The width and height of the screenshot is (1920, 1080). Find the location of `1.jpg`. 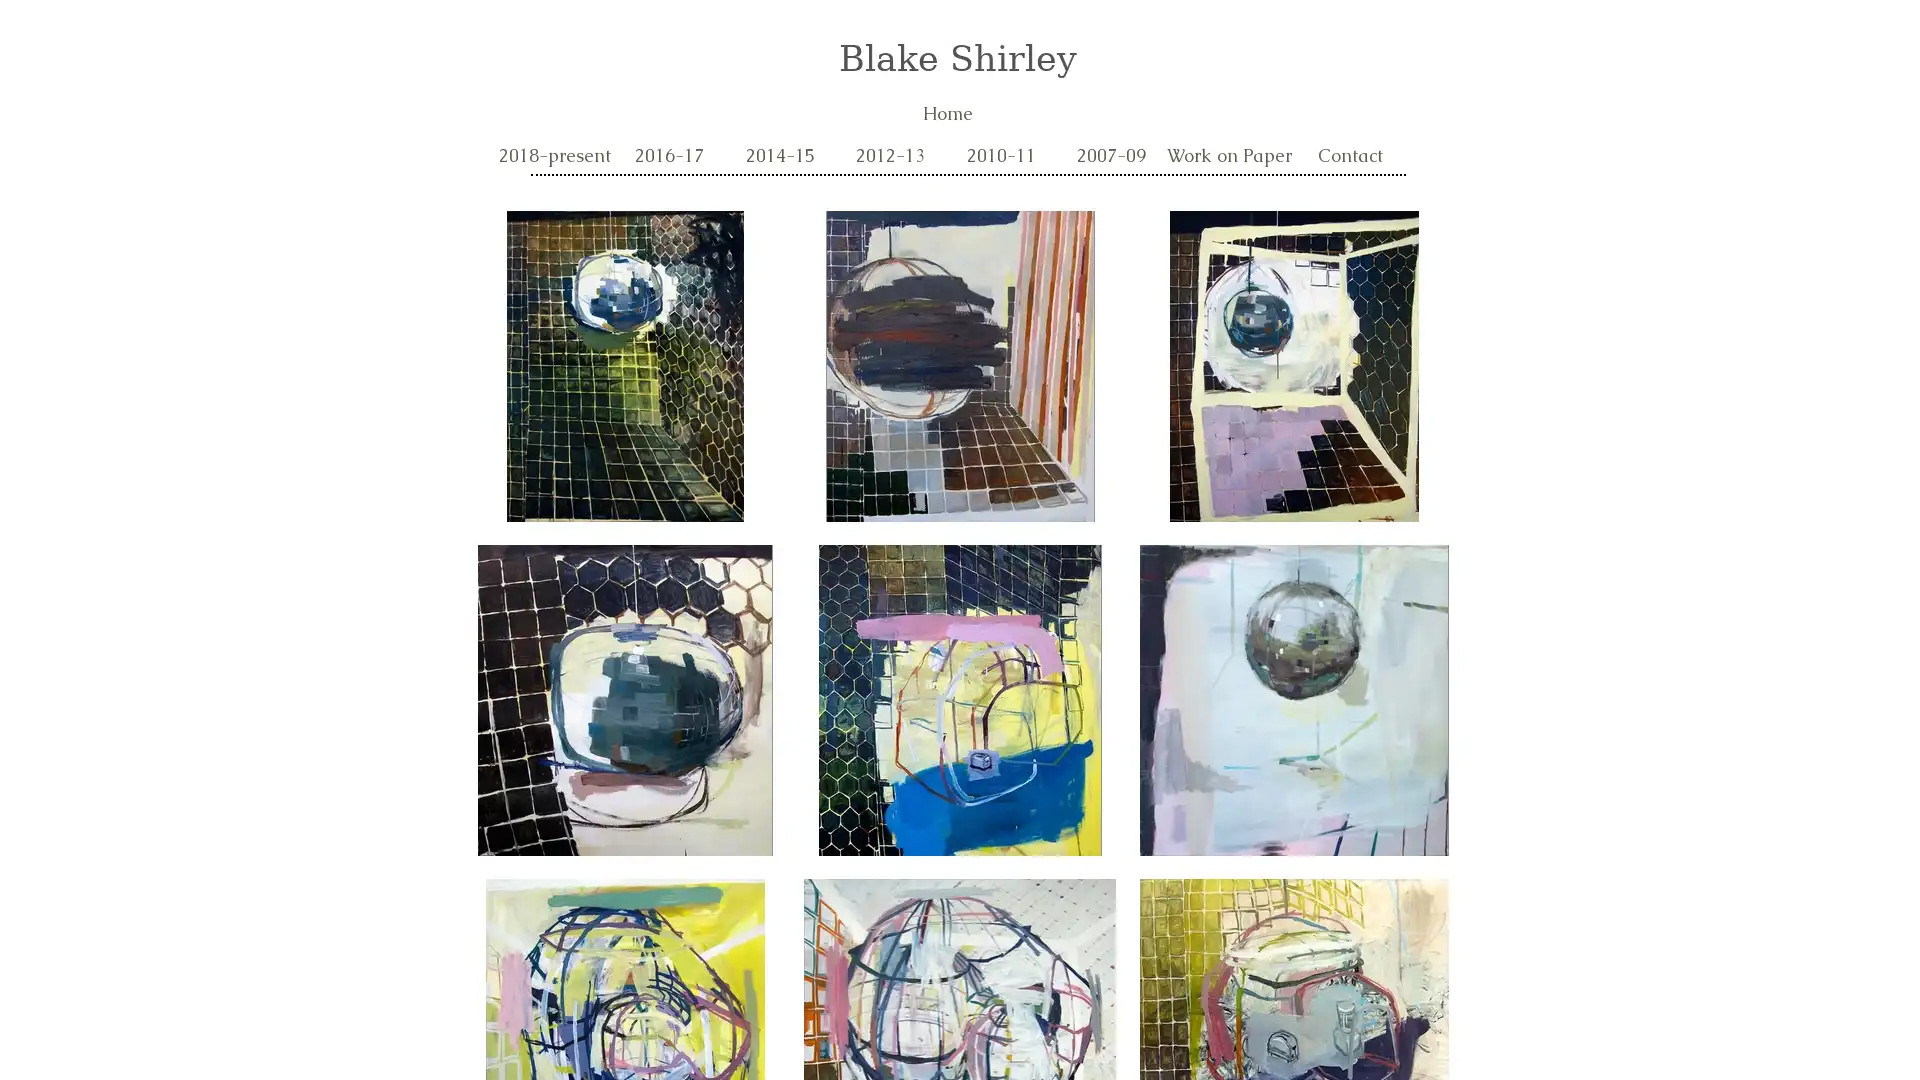

1.jpg is located at coordinates (624, 366).